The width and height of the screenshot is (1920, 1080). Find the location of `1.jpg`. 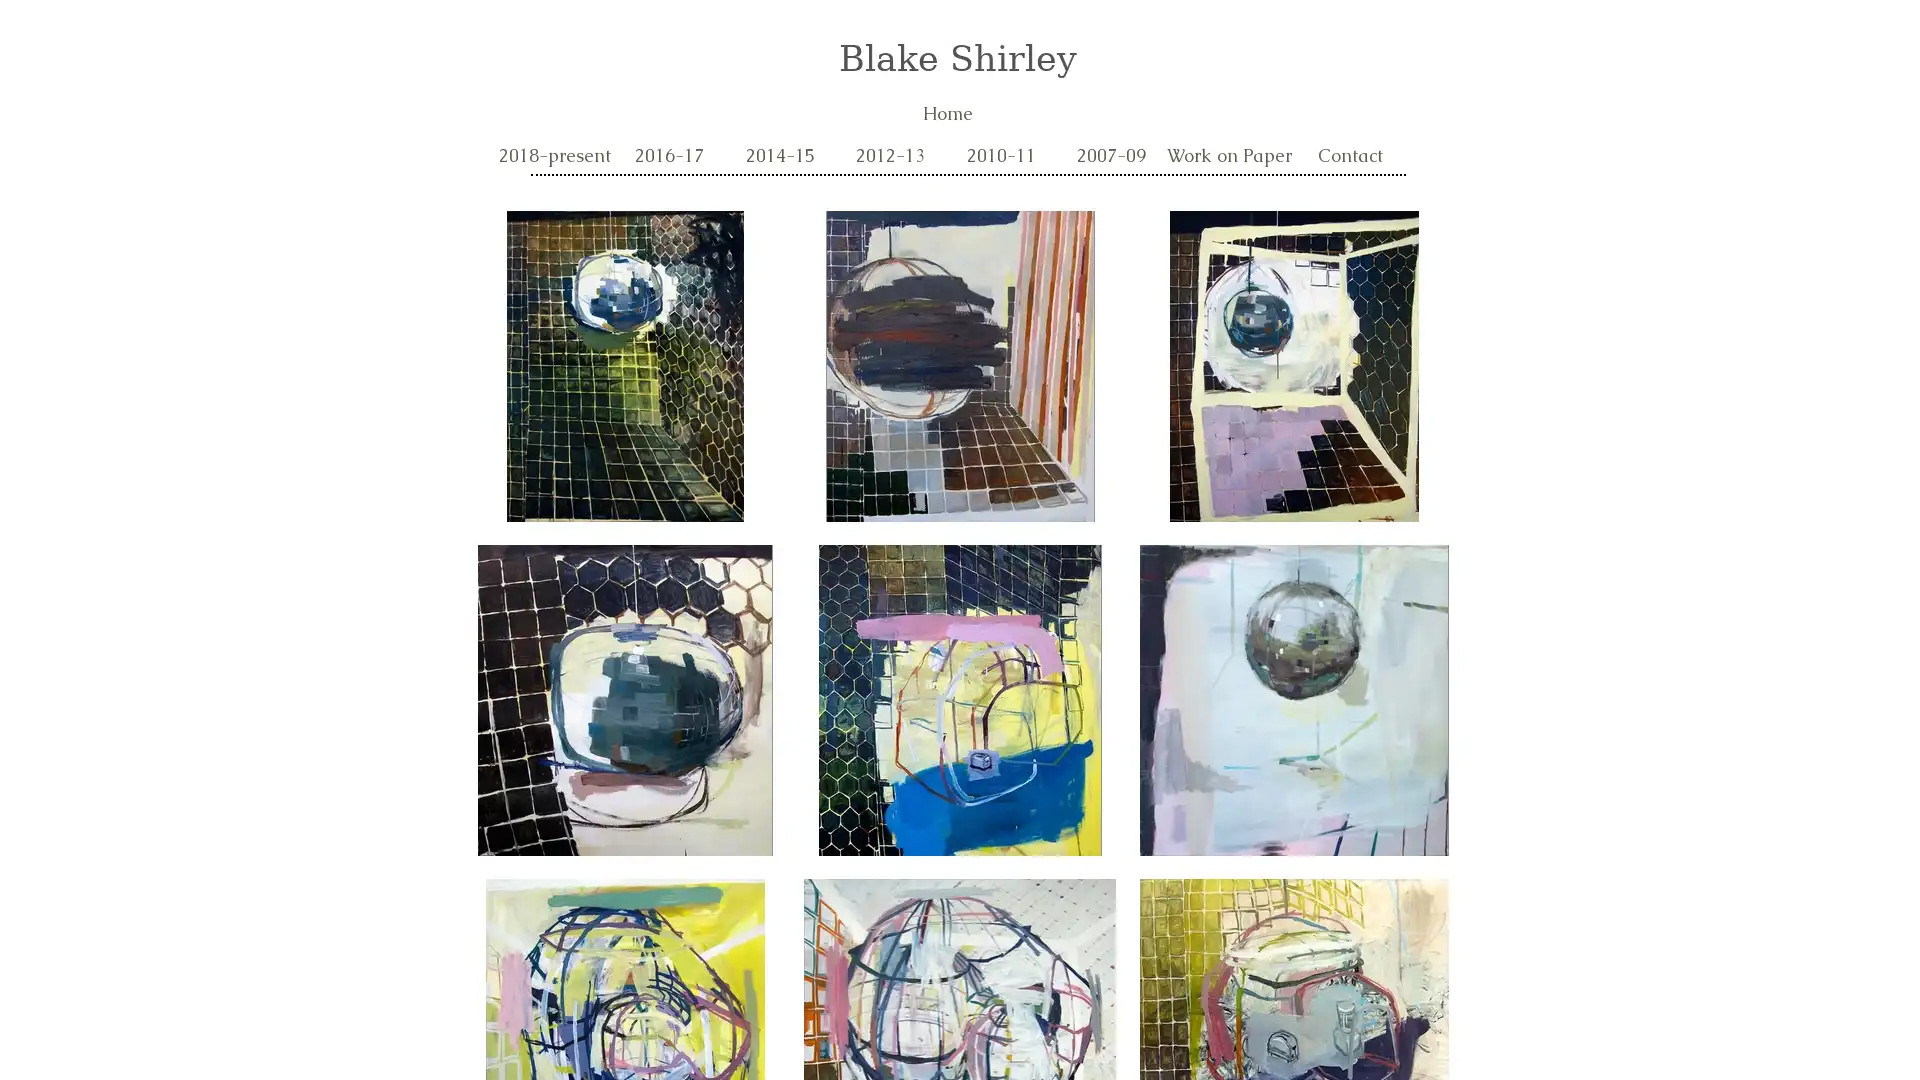

1.jpg is located at coordinates (624, 366).